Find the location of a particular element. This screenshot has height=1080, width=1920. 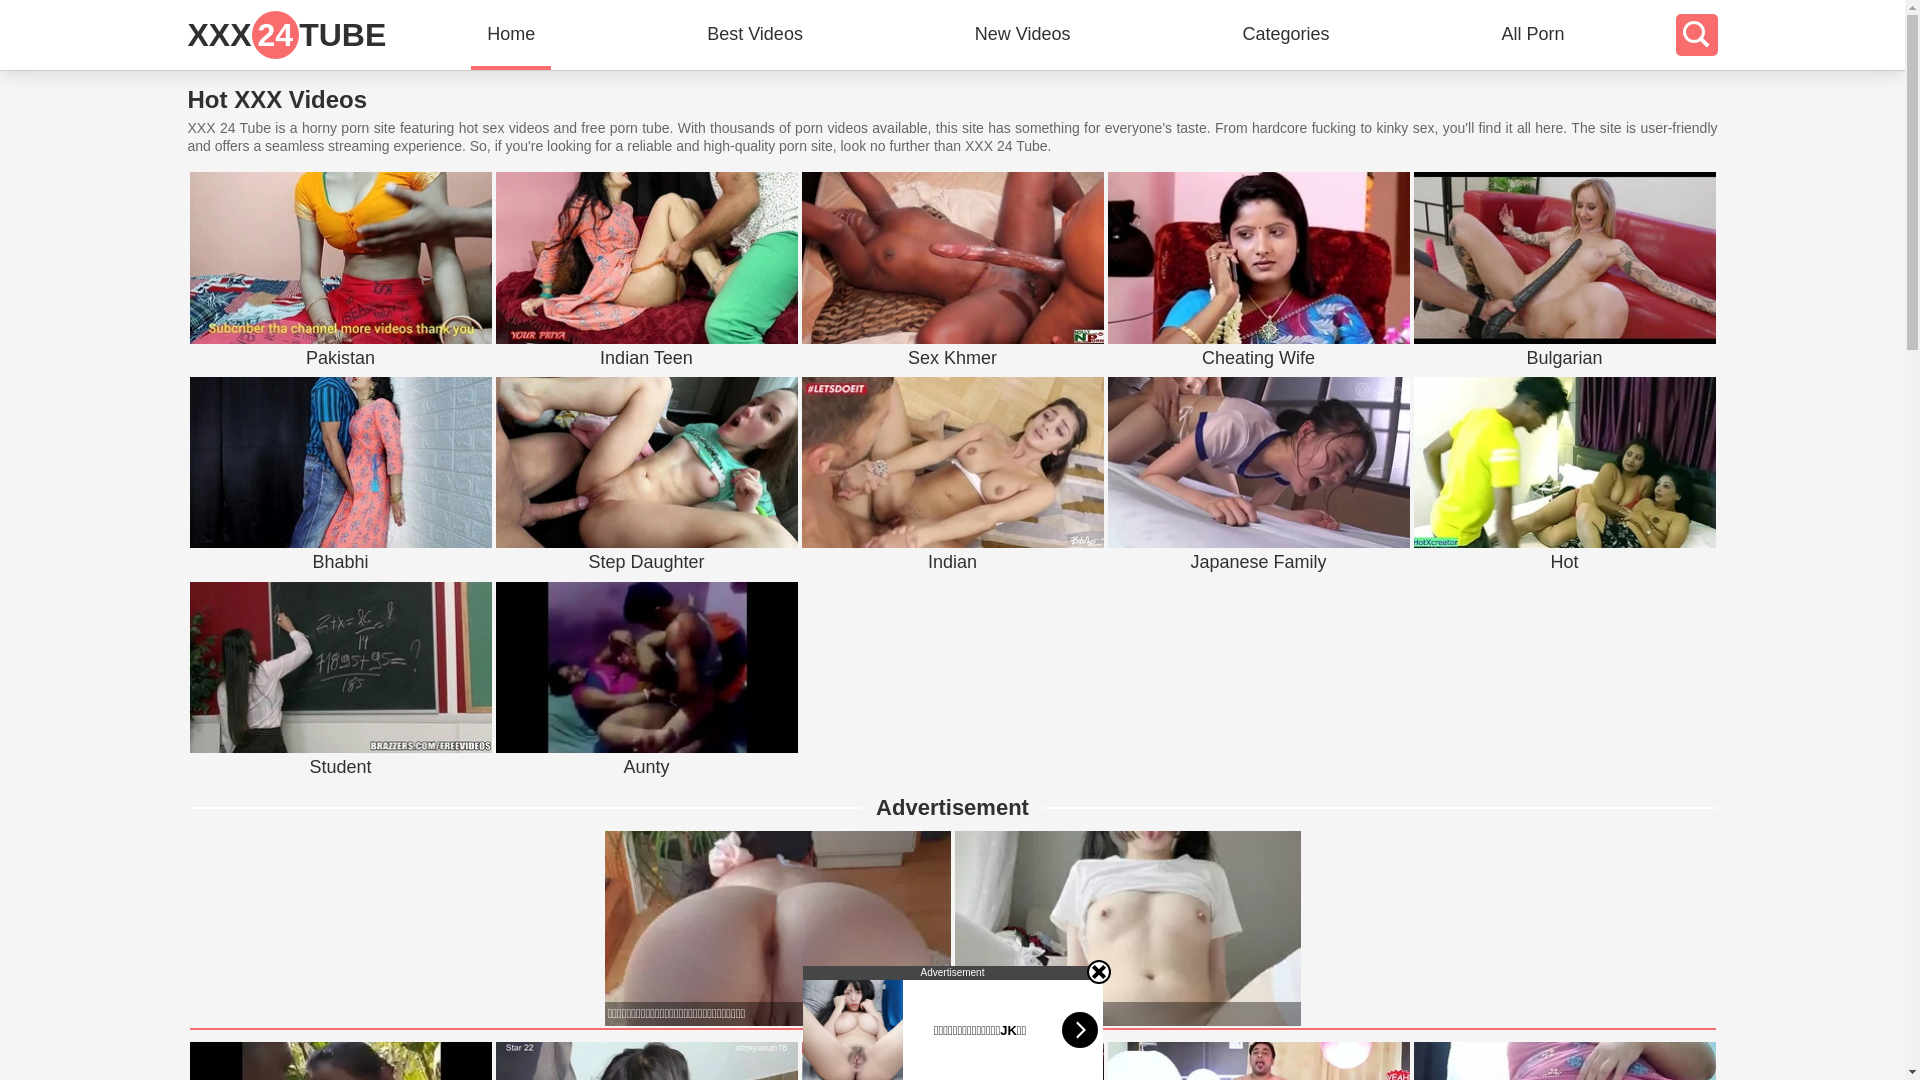

'Cheating Wife' is located at coordinates (1257, 256).